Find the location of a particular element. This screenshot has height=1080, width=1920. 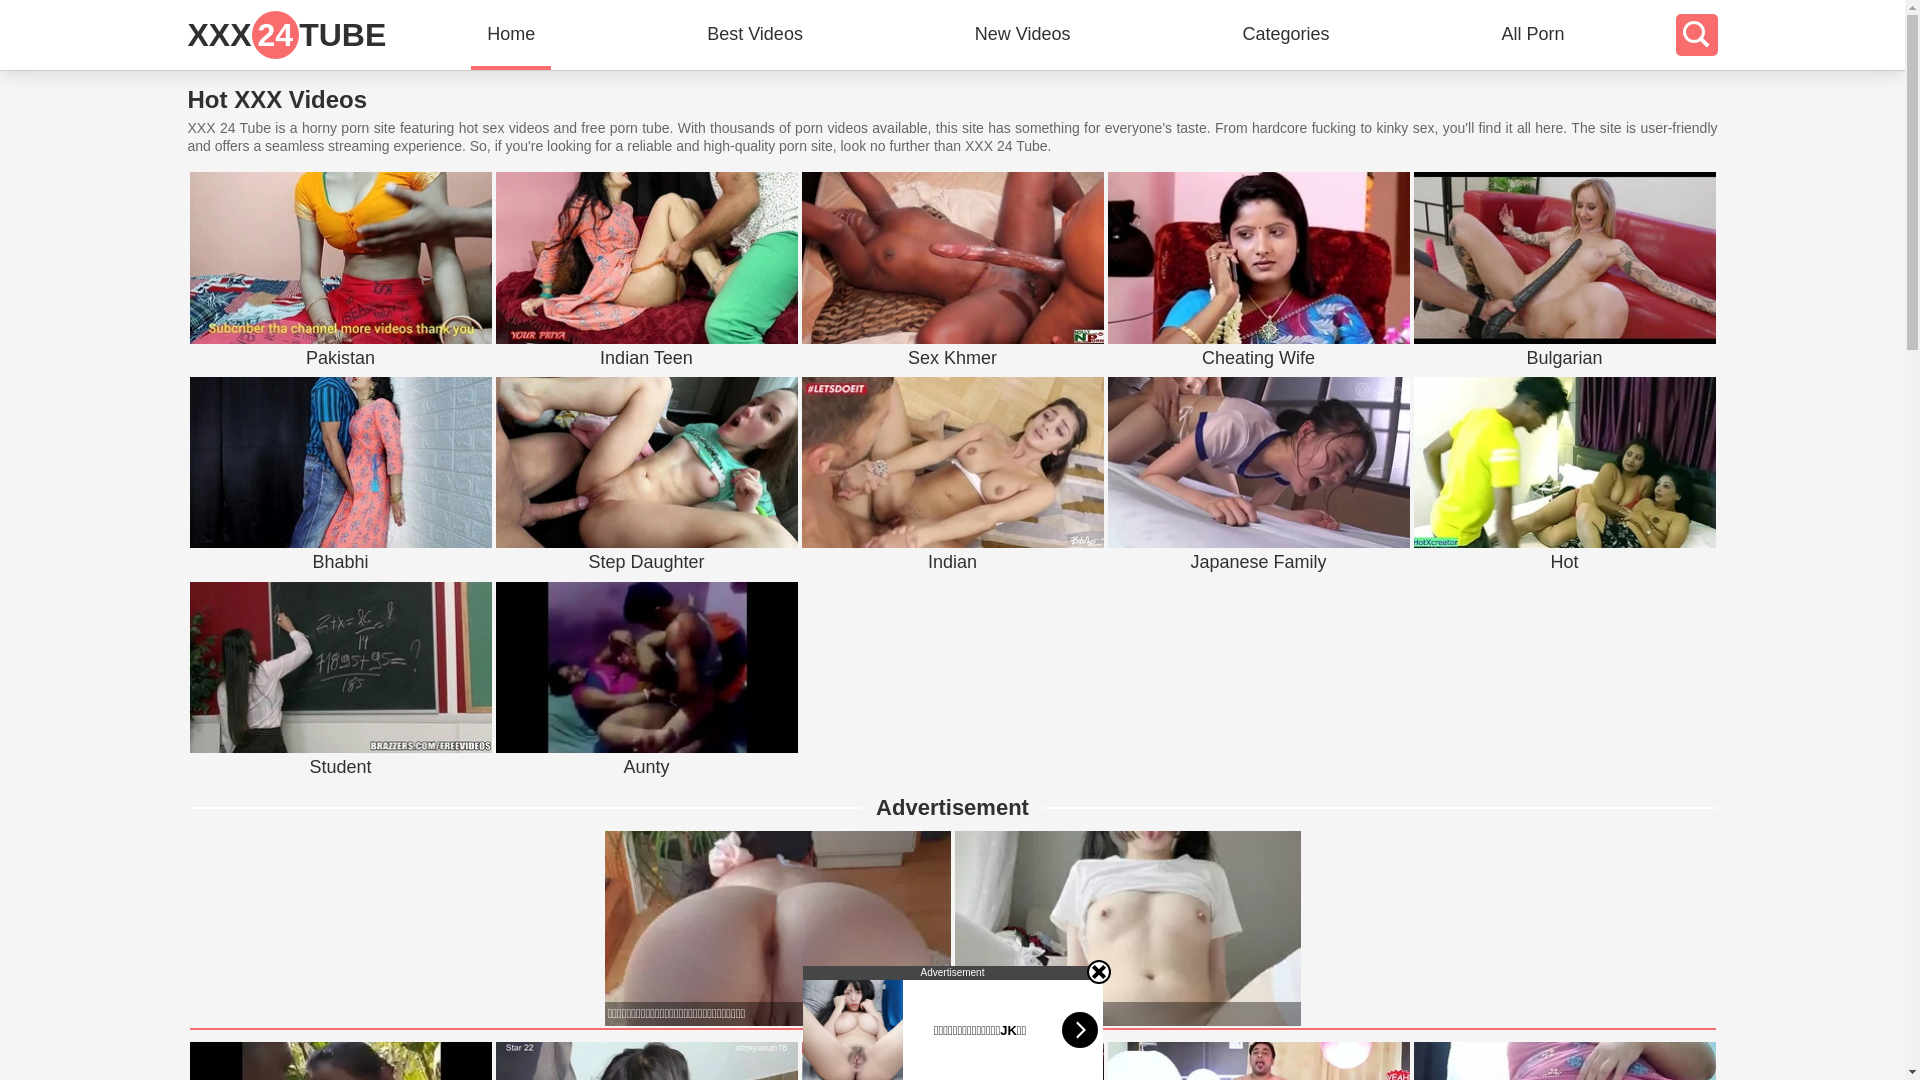

'Cheating Wife' is located at coordinates (1257, 256).